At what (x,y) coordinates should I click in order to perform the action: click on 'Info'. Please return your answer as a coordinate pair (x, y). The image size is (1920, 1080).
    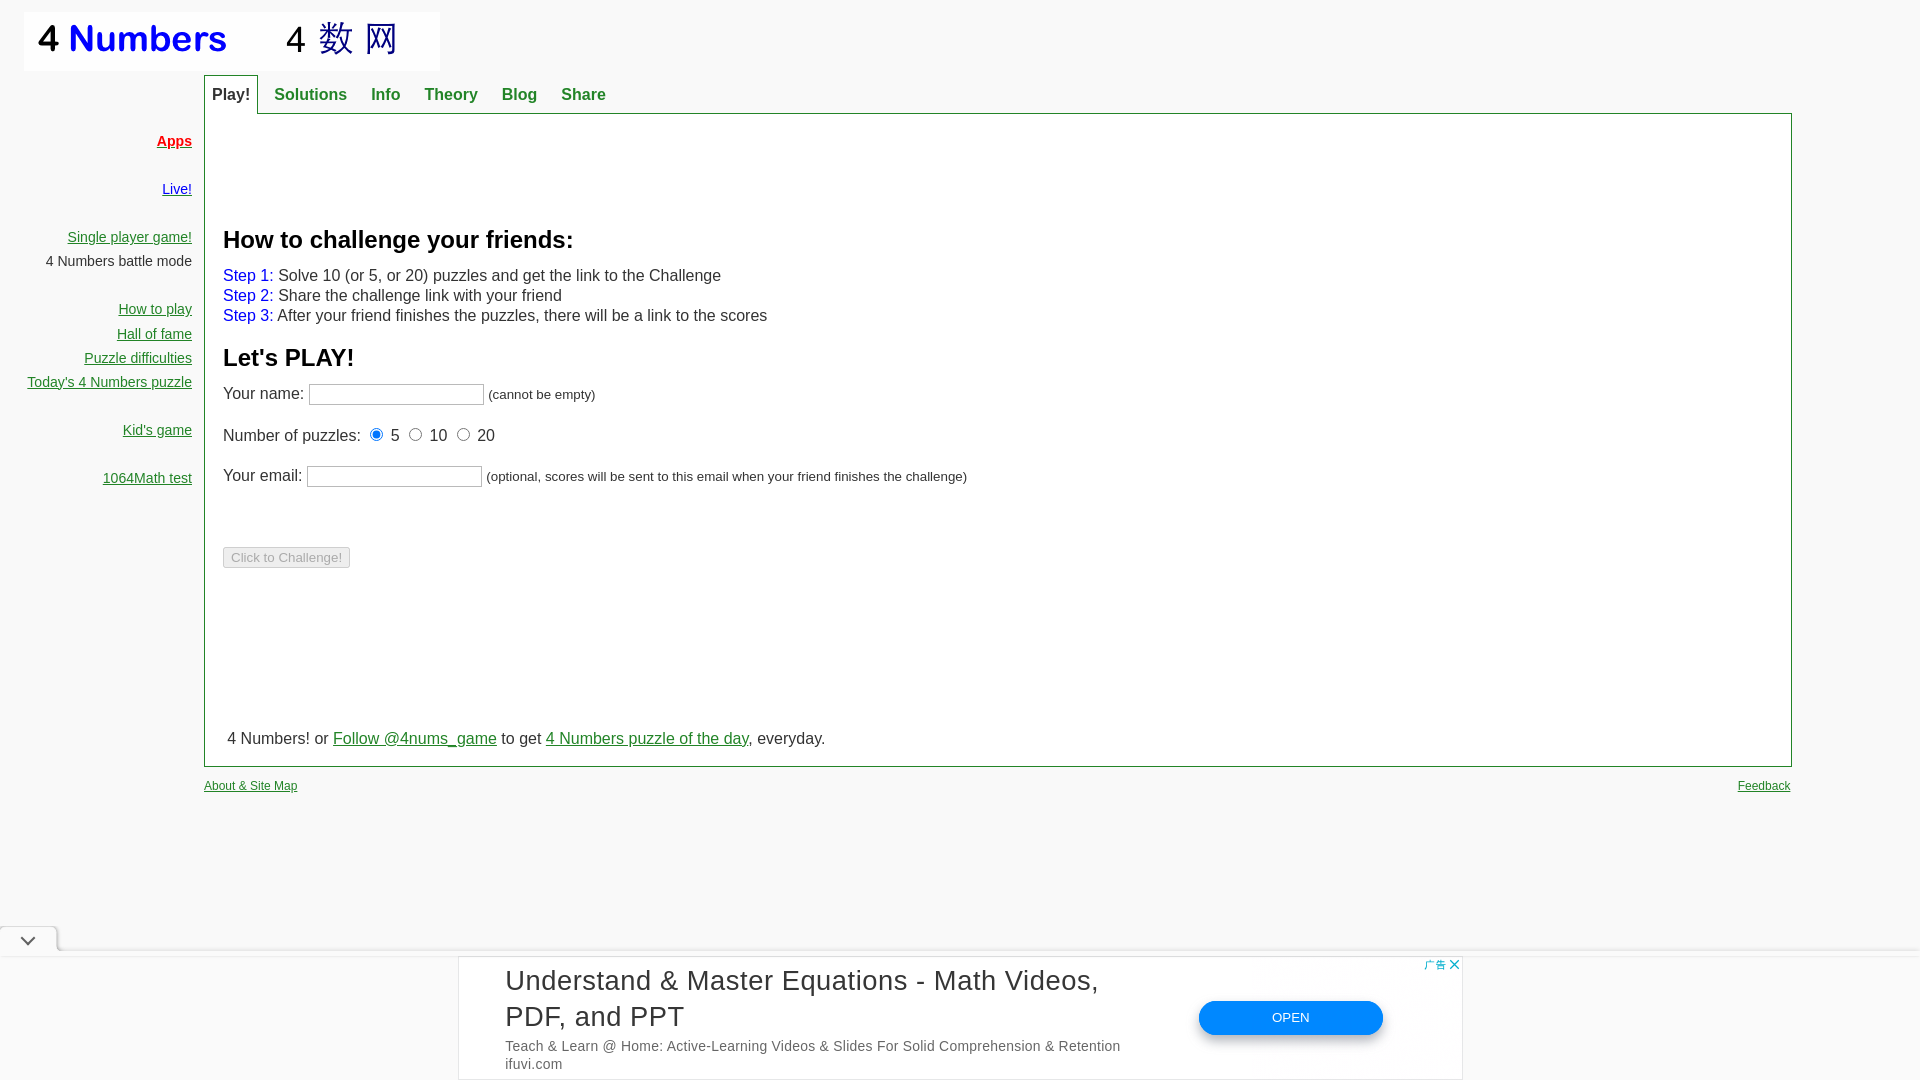
    Looking at the image, I should click on (385, 95).